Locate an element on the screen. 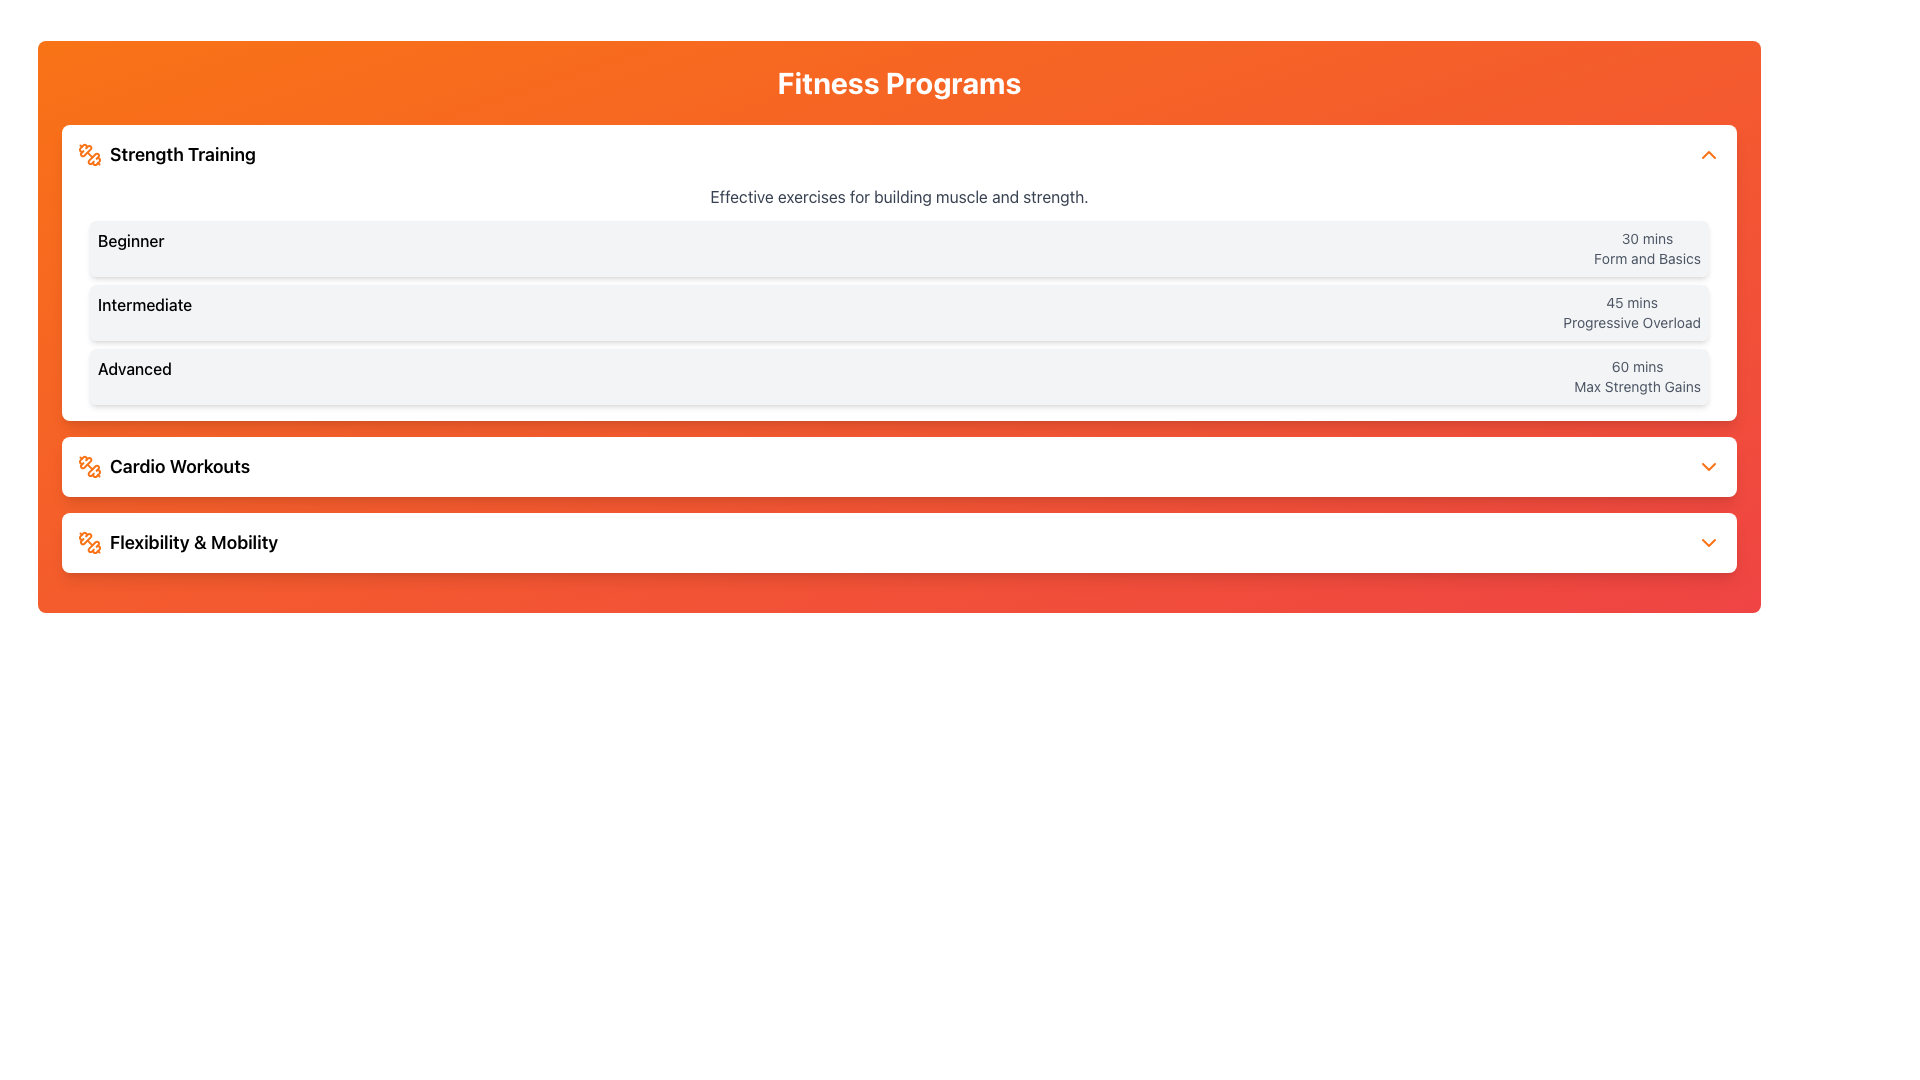 This screenshot has width=1920, height=1080. the dumbbell icon in the 'Cardio Workouts' section, which is orange and located to the left of the 'Cardio Workouts' text label is located at coordinates (89, 466).